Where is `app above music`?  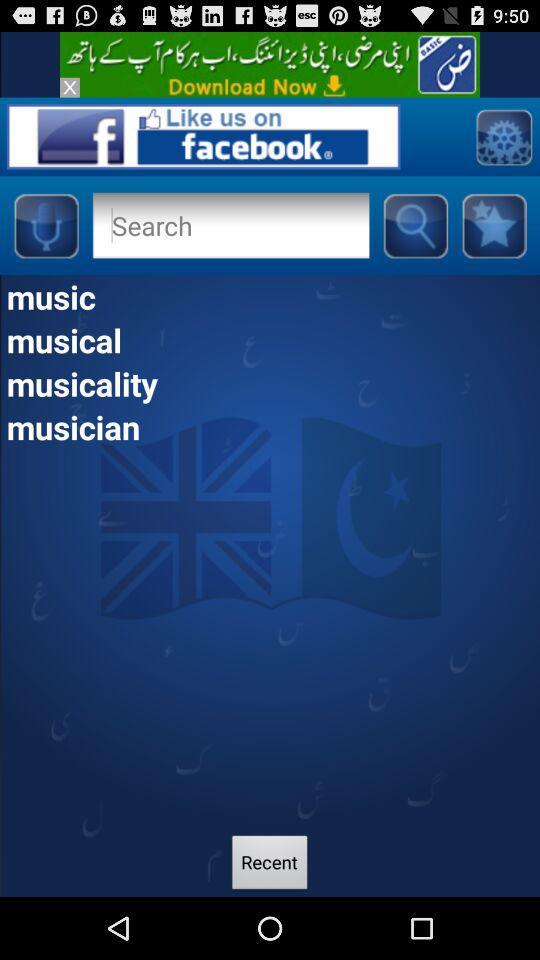
app above music is located at coordinates (414, 225).